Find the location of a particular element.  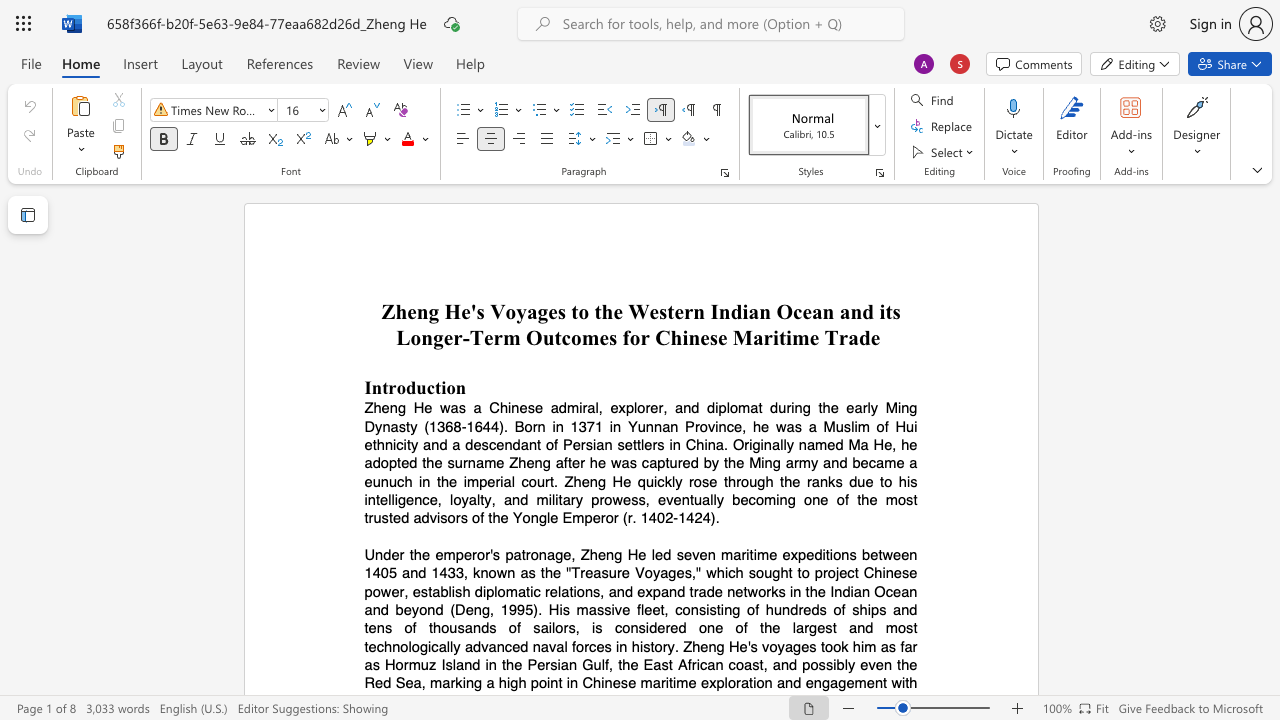

the subset text "lorer, a" within the text "Zheng He was a Chinese admiral, explorer, and diplomat during the early Ming Dynasty (1368-1644). Born in 1371 in Yunnan Province, he was a Muslim of Hui ethnicity and a descendant of Persian settlers in China. Originally named Ma He, he adopted the surname Zheng after he was captured by the Ming army and became a eunuch in the imperial court. Zheng He quickly rose through the ranks due to his intelligence, loyalty, and military prowess, eventually becoming one of the most trusted advisors of the Yongle Emperor (r. 1402-1424)." is located at coordinates (633, 407).